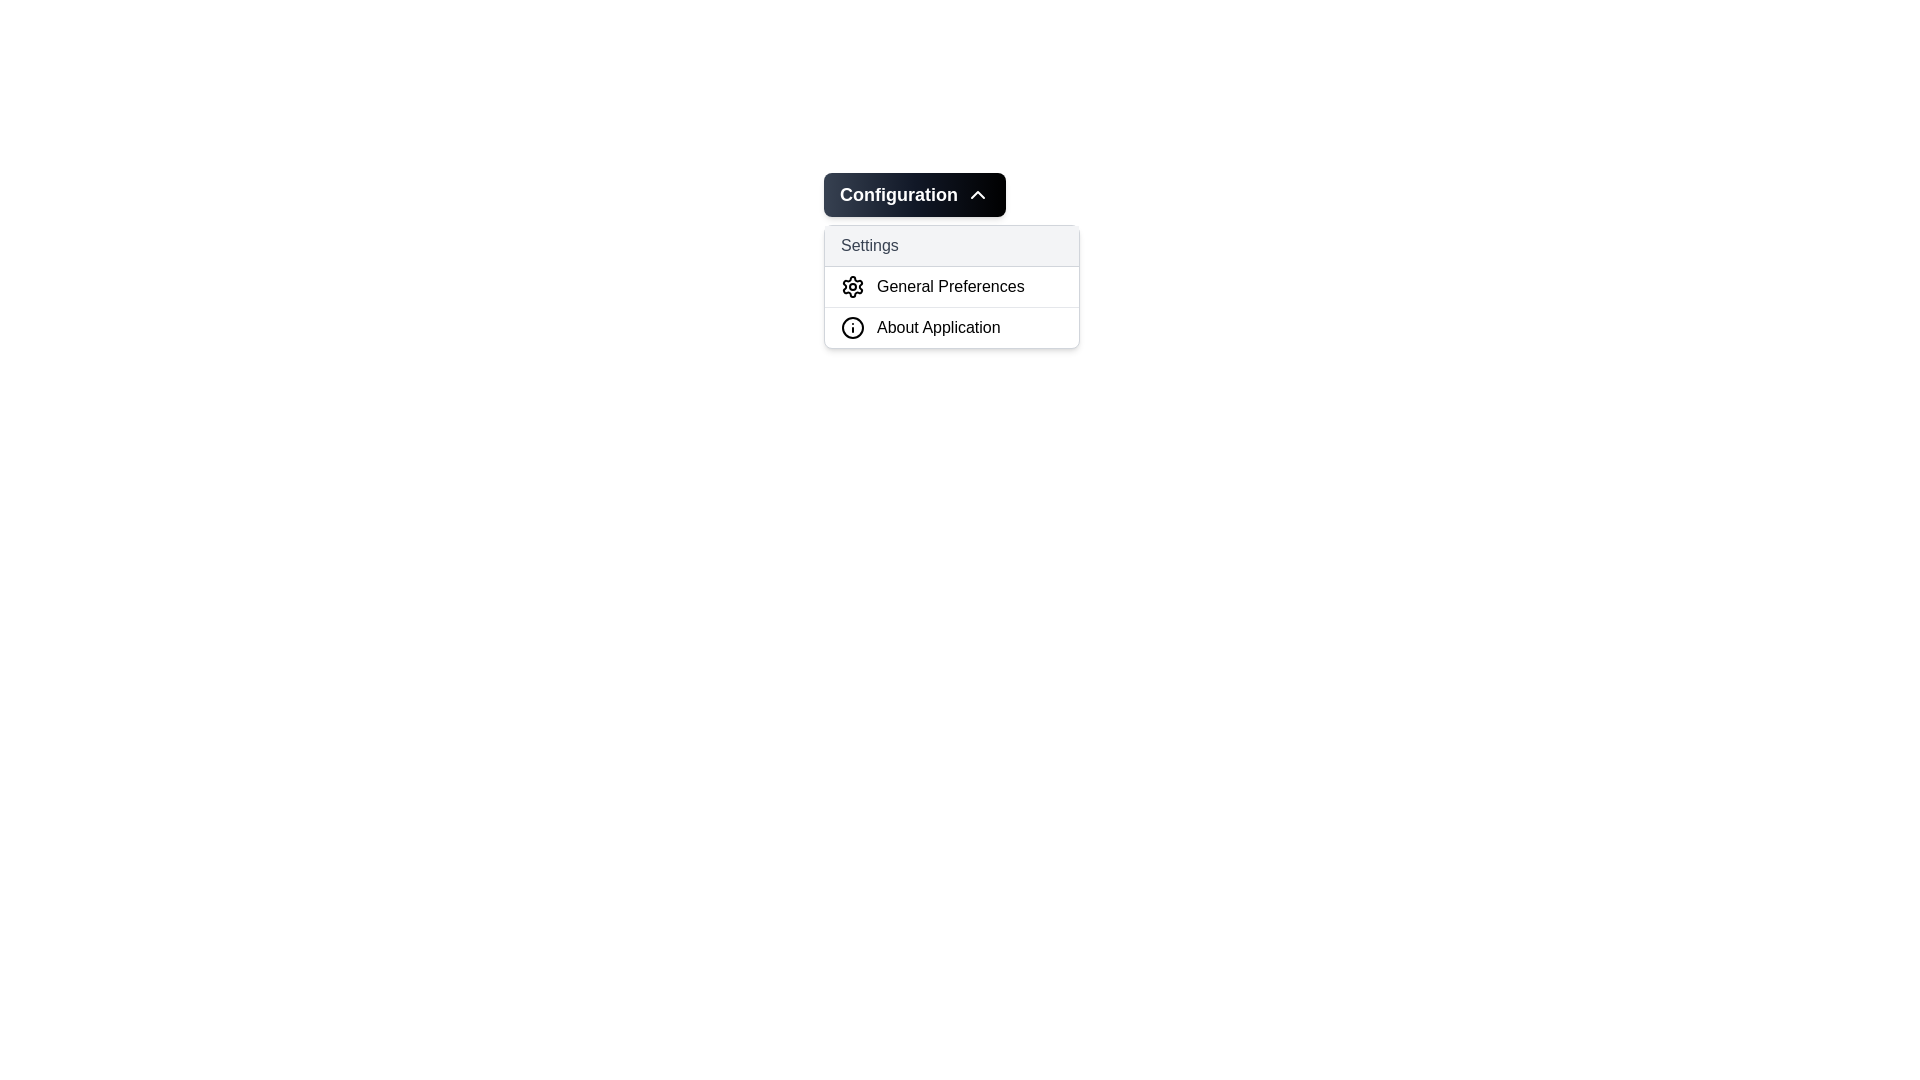 The image size is (1920, 1080). I want to click on the 'About Application' button-like menu item, which is styled as an informational label and features a circular information icon to the left of the text. This element is located in the lower section of a dropdown panel below 'General Preferences', so click(950, 326).